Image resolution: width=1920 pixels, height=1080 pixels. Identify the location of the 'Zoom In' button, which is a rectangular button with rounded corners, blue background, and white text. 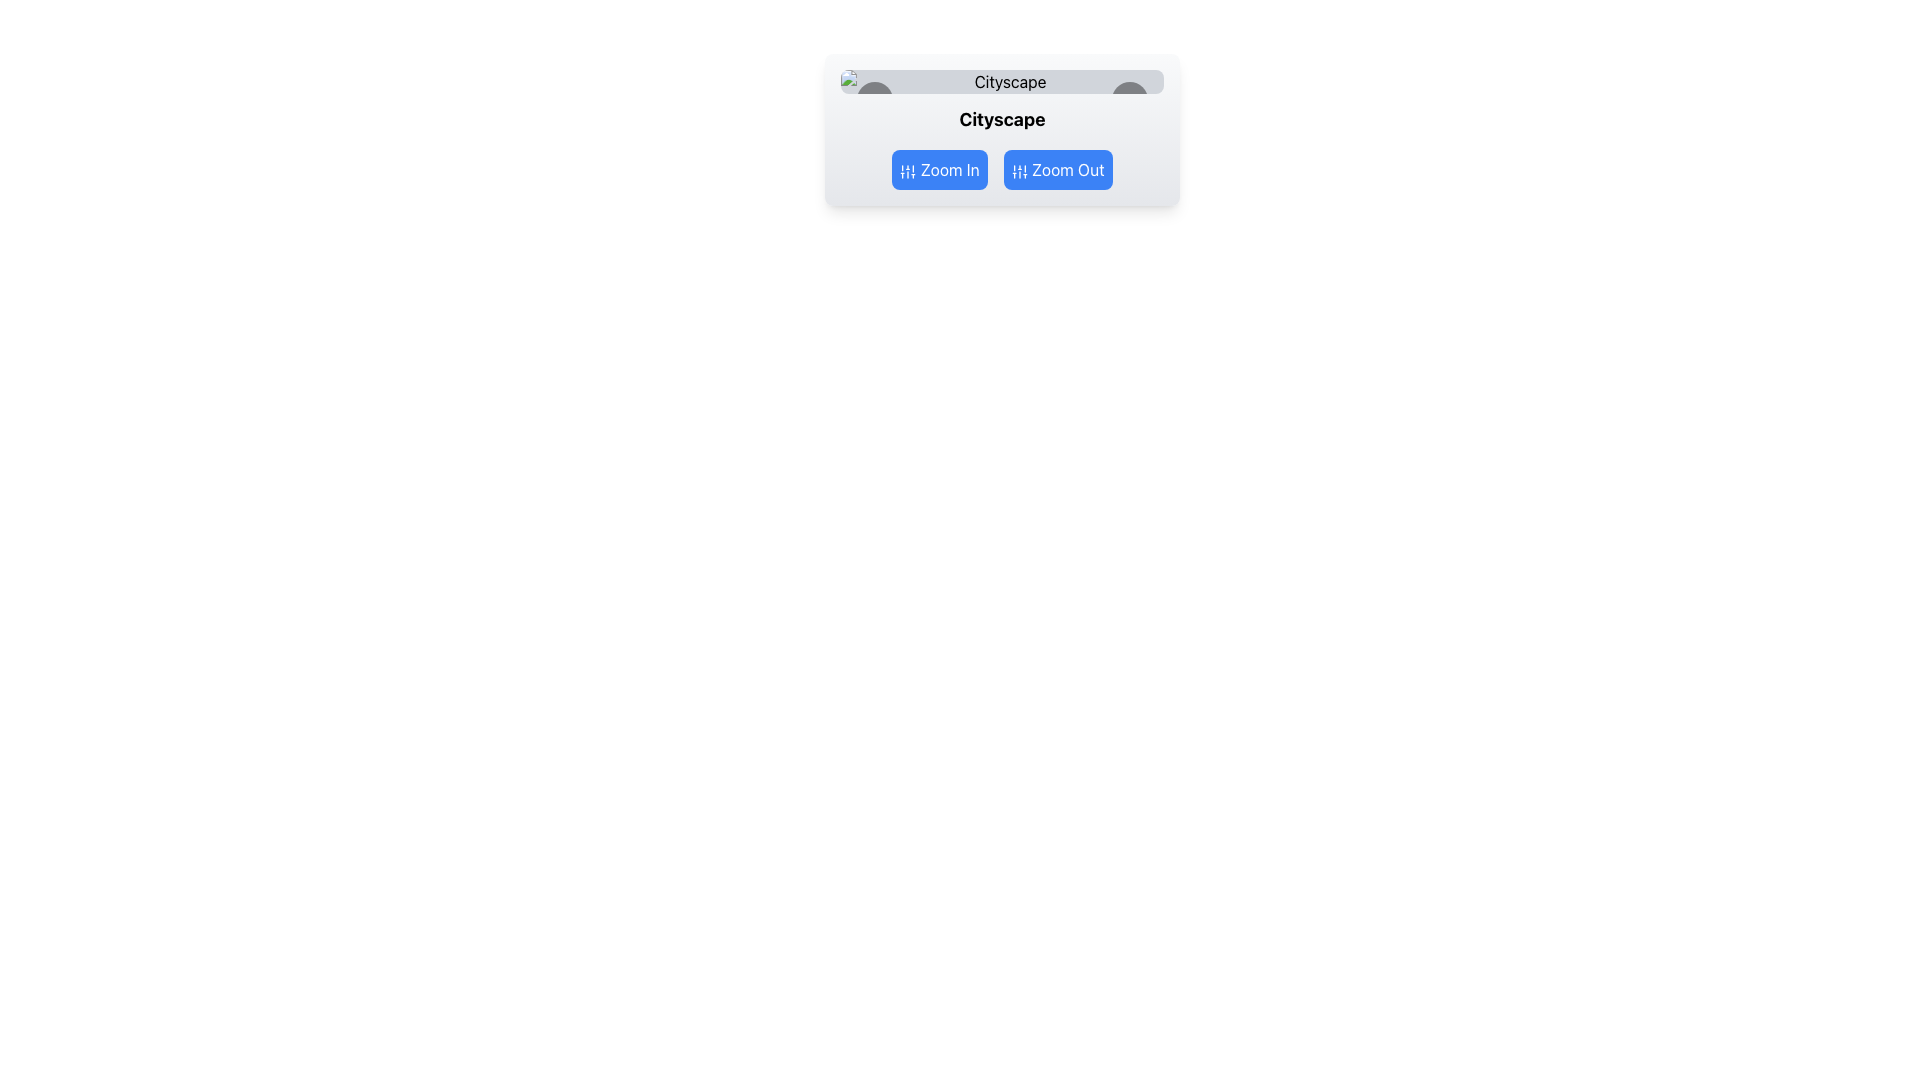
(939, 168).